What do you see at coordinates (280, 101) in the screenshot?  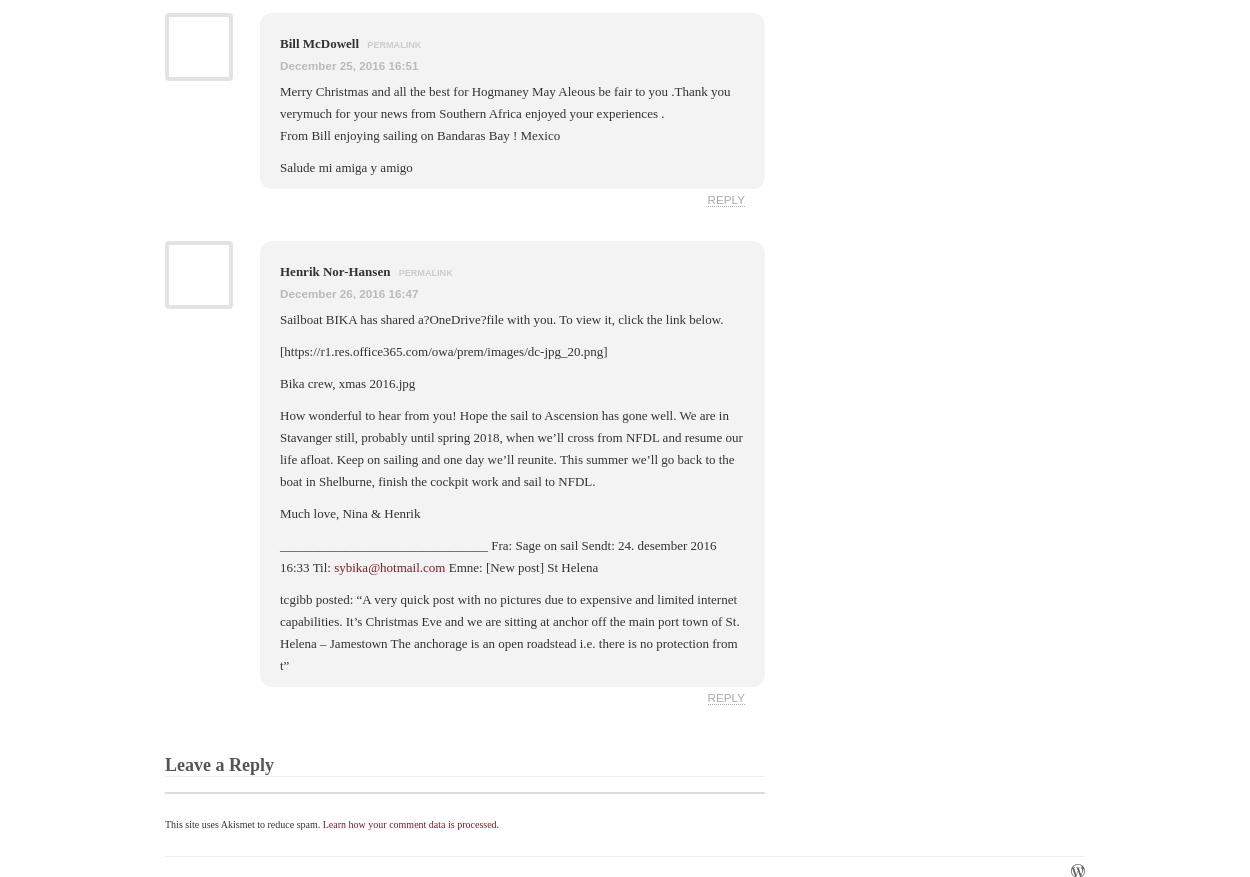 I see `'Merry Christmas and all the best for  Hogmaney  May Aleous be fair to you .Thank you verymuch for your news from Southern Africa enjoyed  your experiences .'` at bounding box center [280, 101].